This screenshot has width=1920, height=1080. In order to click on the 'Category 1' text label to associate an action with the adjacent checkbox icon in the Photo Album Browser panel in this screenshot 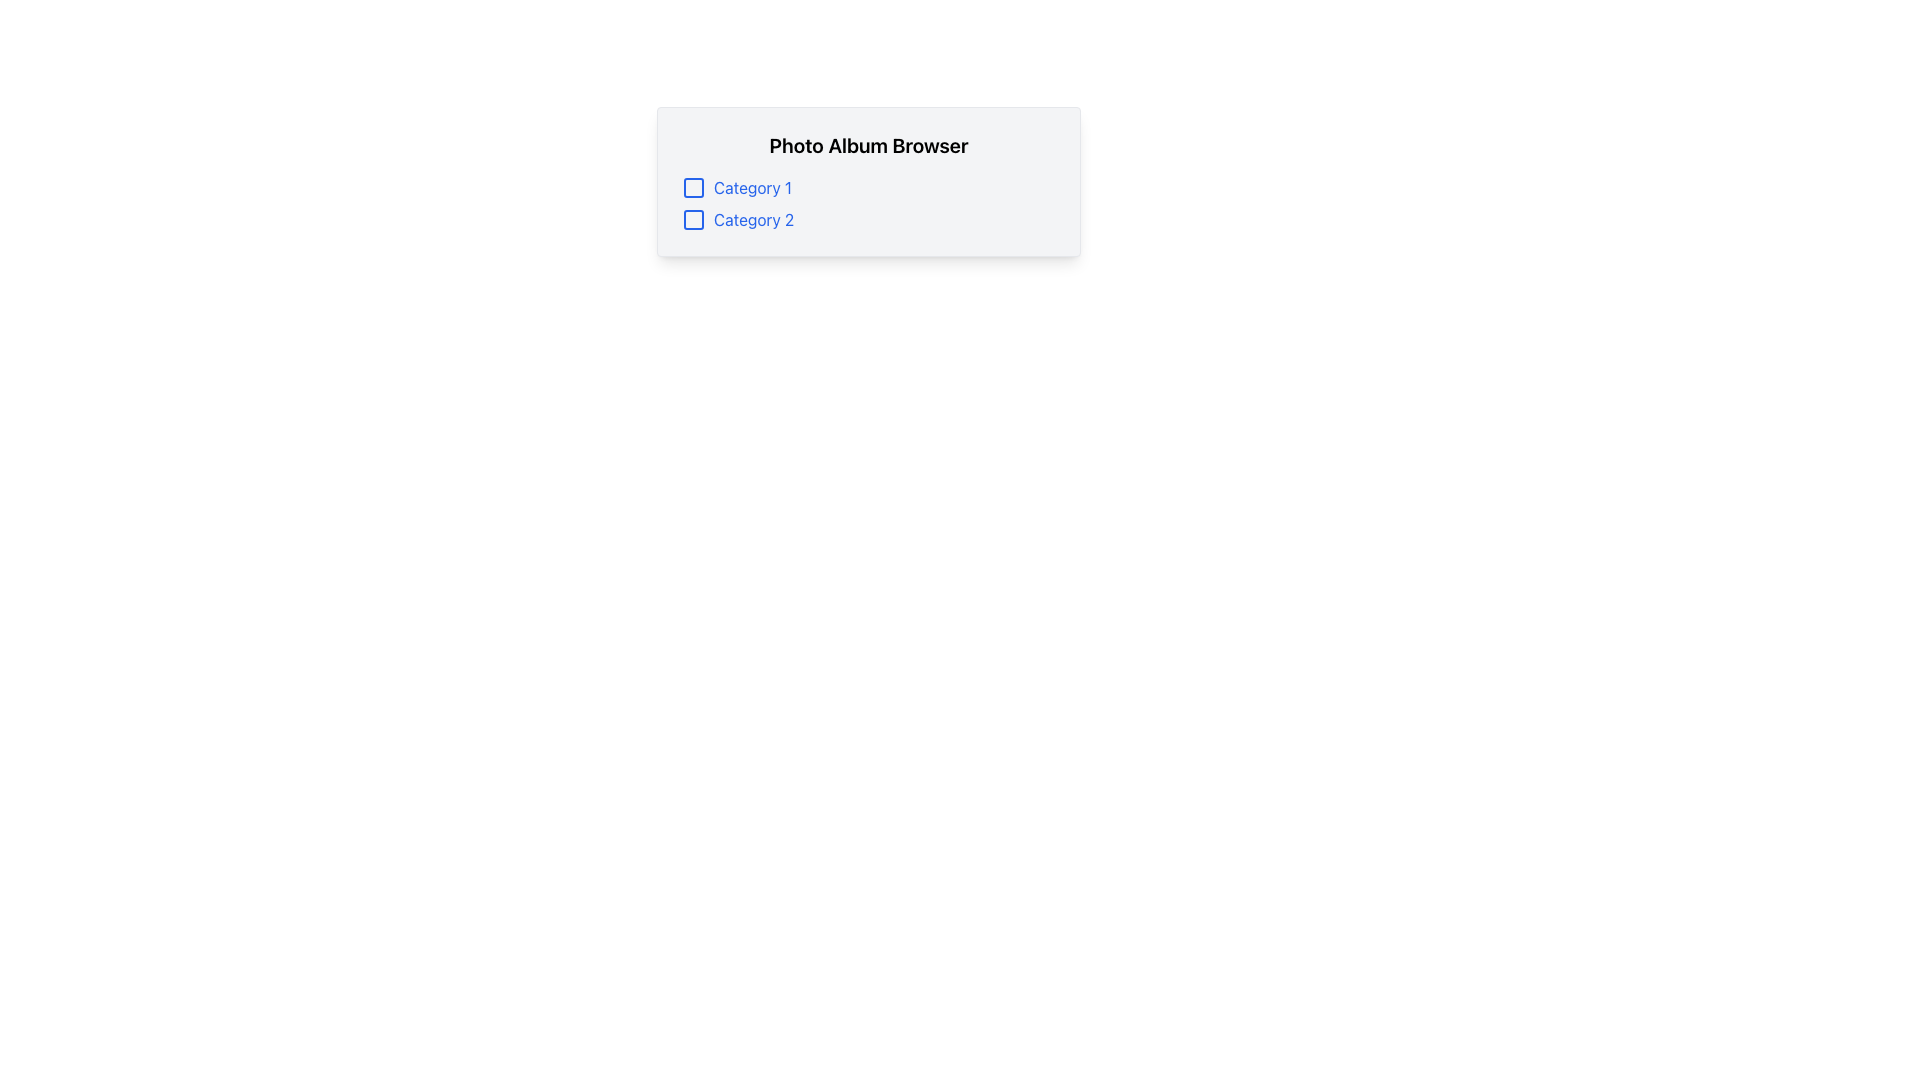, I will do `click(752, 188)`.